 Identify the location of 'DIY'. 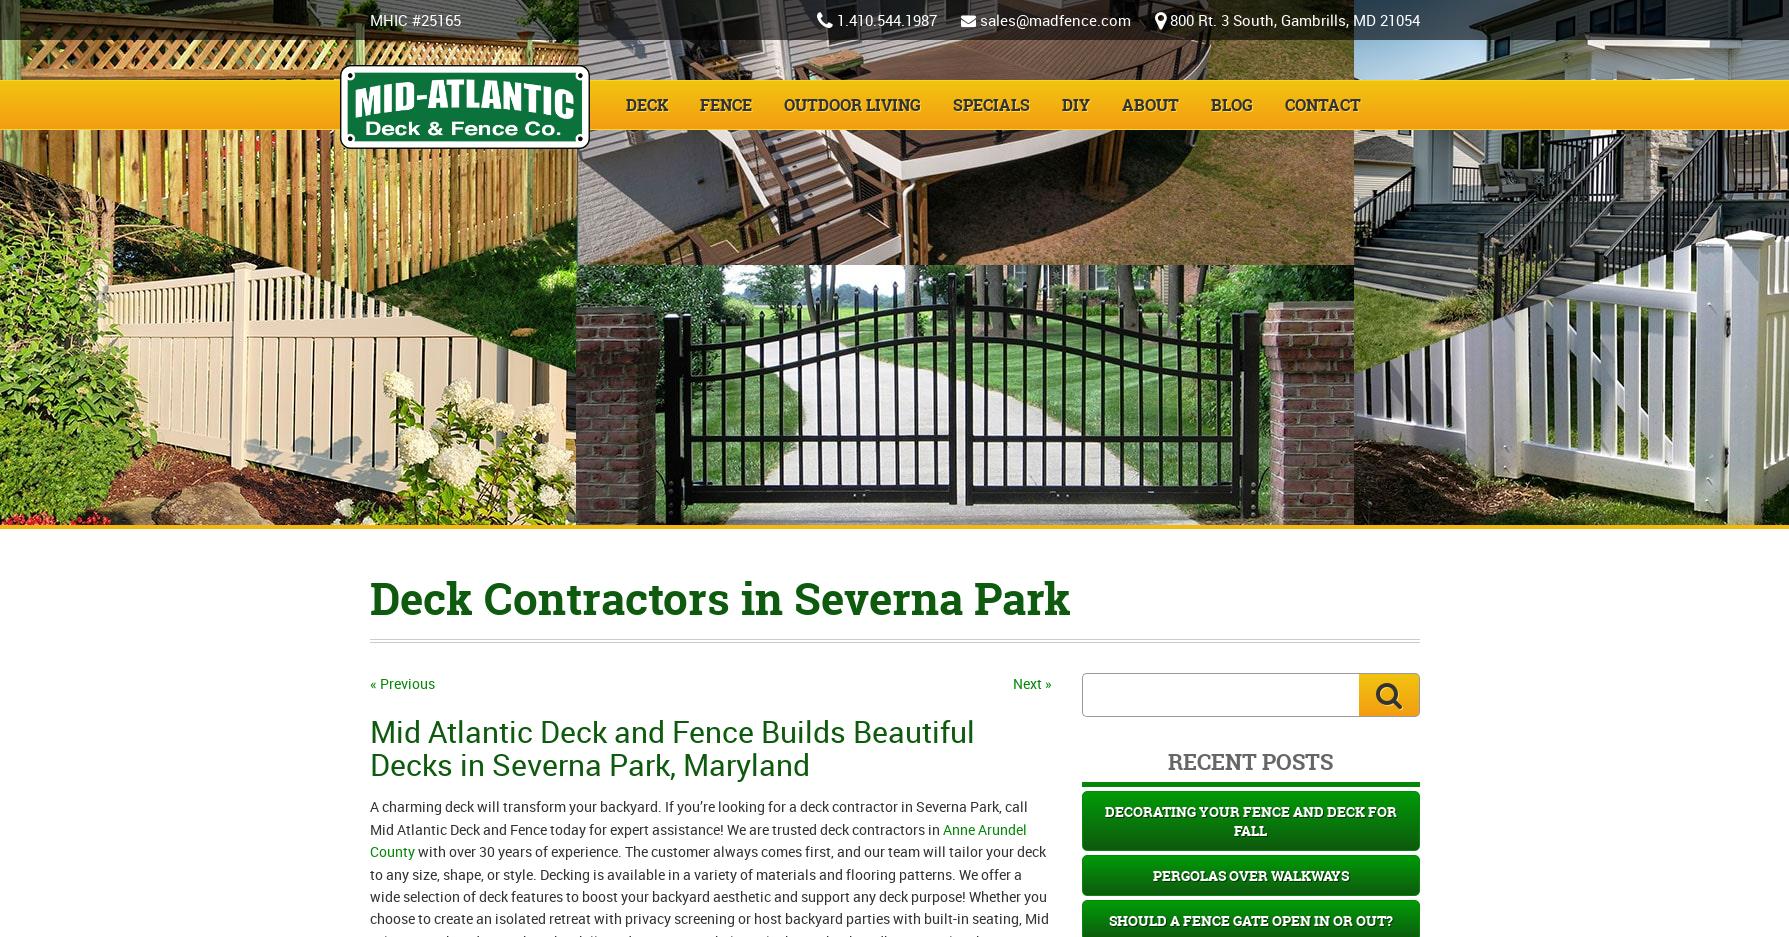
(1074, 104).